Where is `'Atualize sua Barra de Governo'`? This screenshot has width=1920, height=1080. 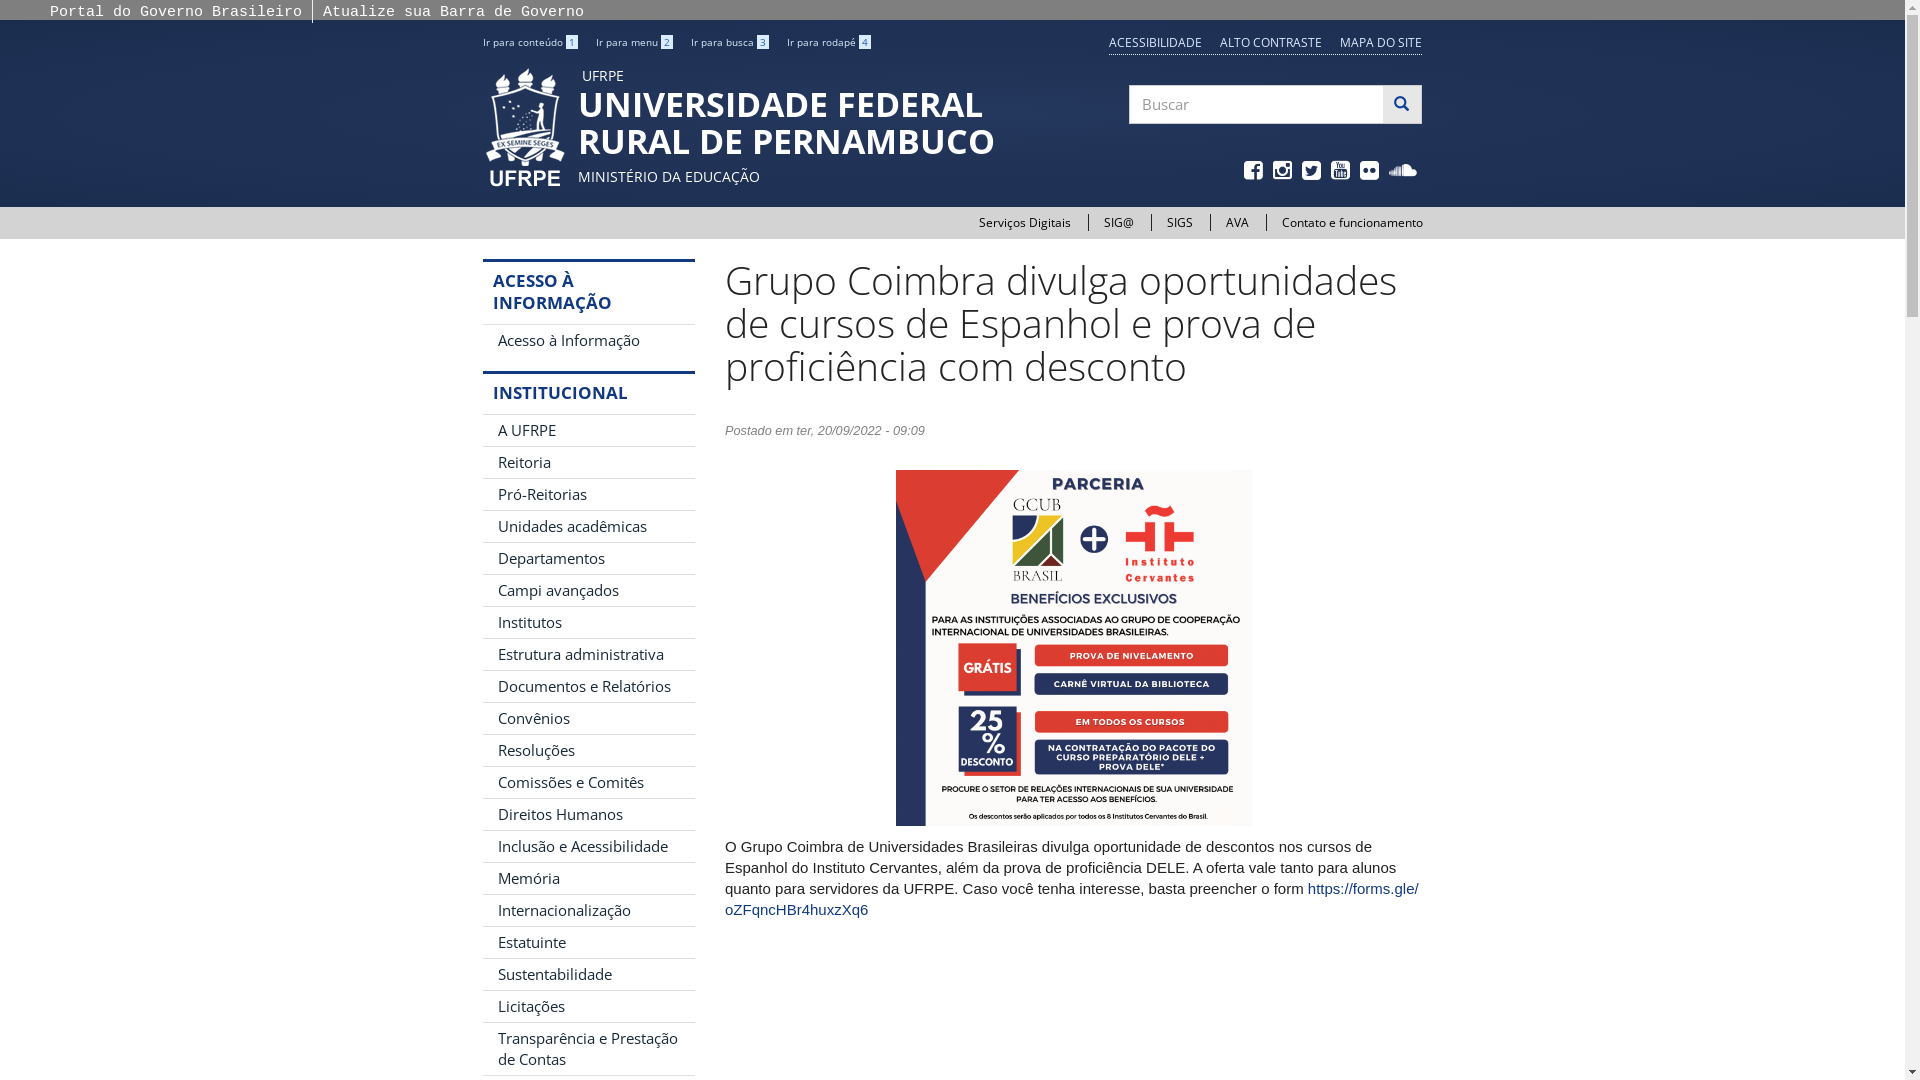 'Atualize sua Barra de Governo' is located at coordinates (452, 12).